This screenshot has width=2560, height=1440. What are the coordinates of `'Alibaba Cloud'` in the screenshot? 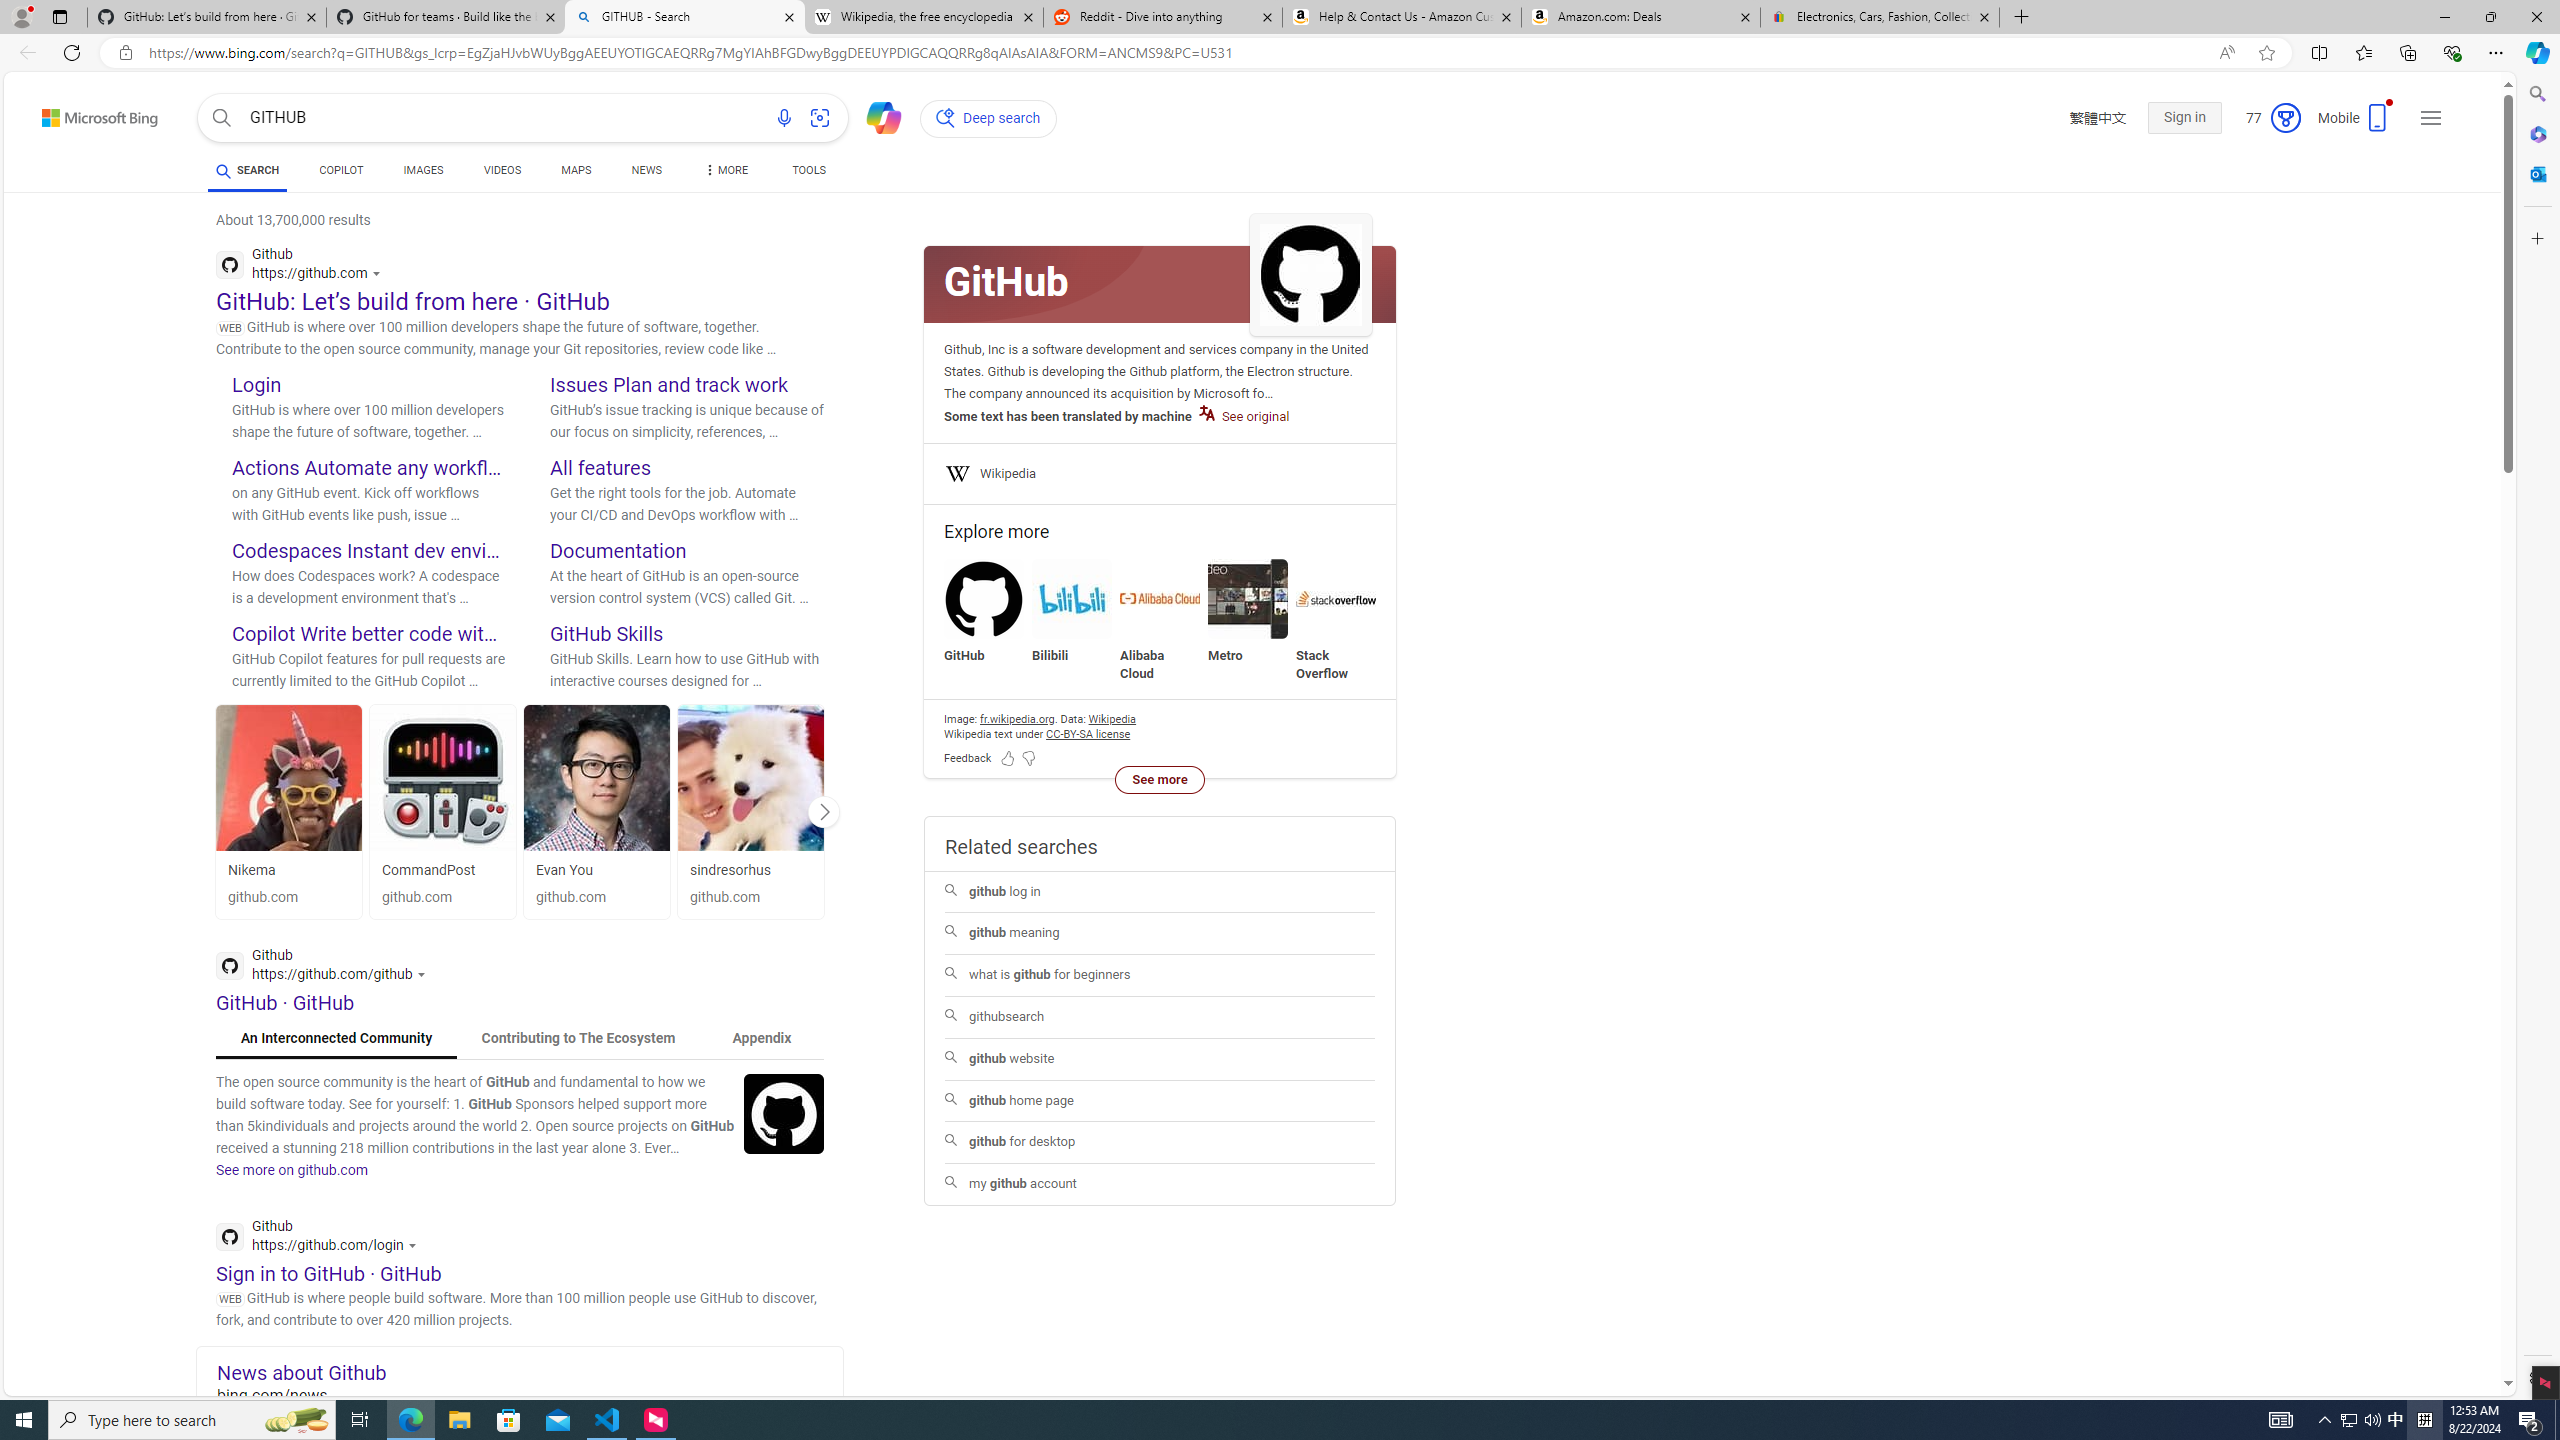 It's located at (1159, 598).